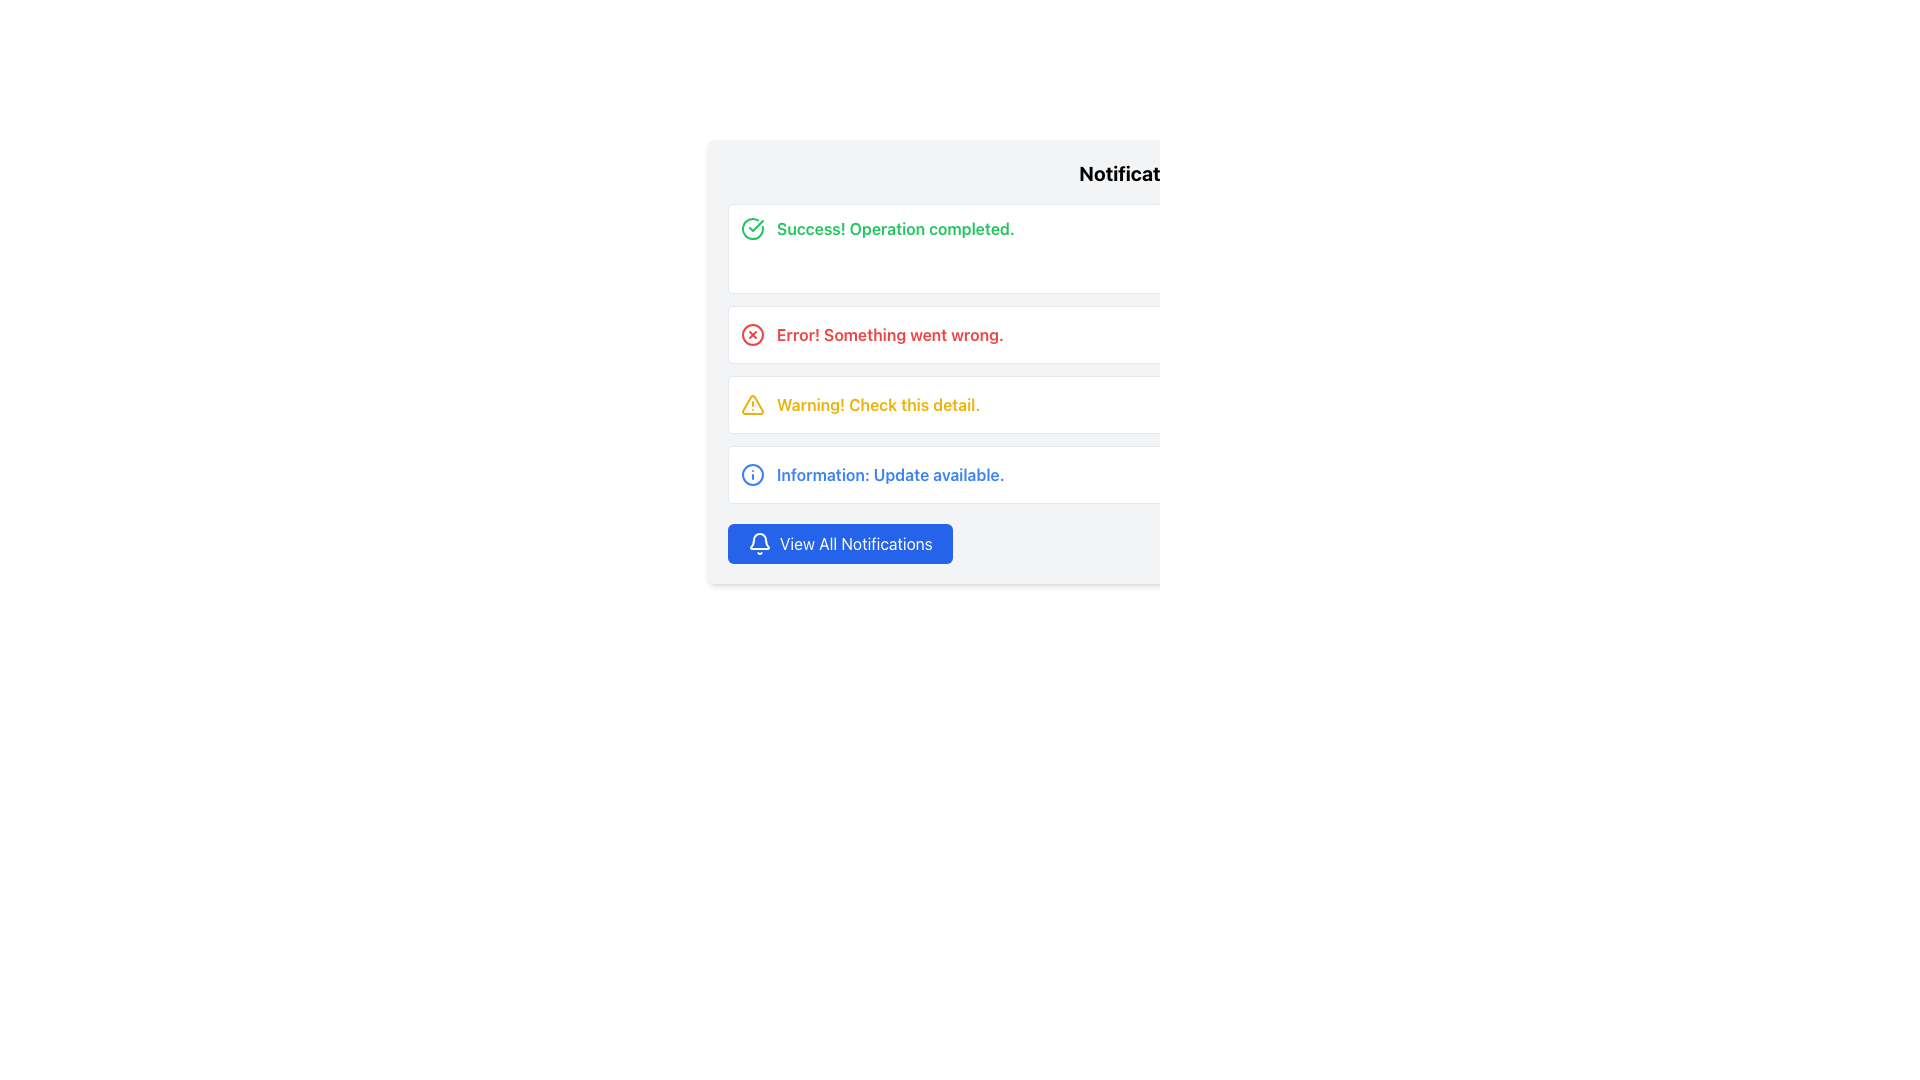 The width and height of the screenshot is (1920, 1080). What do you see at coordinates (920, 375) in the screenshot?
I see `the warning notification alert conveying an important issue in the Notification Dashboard` at bounding box center [920, 375].